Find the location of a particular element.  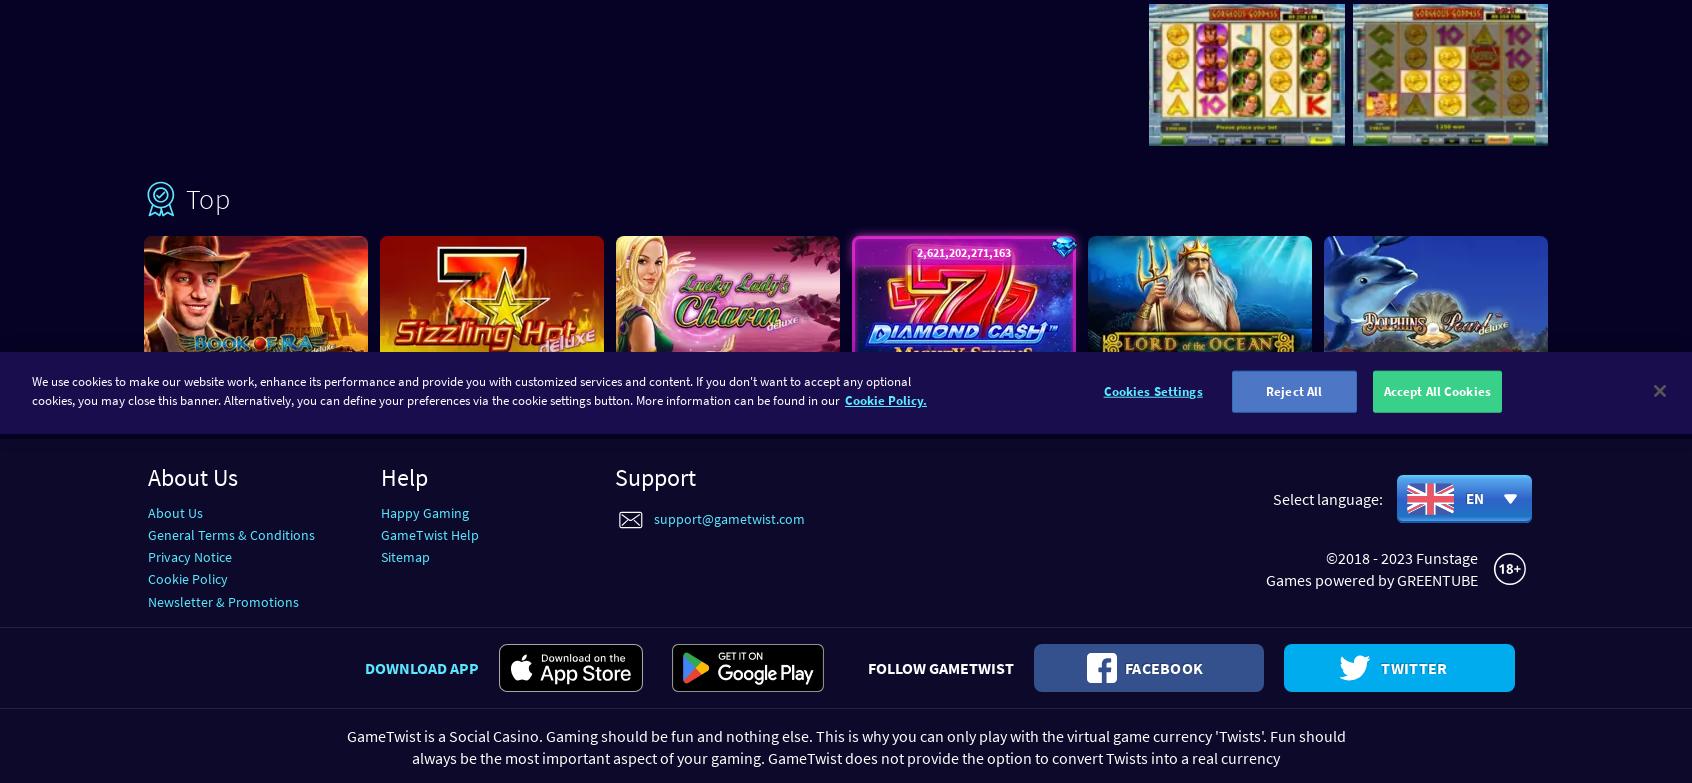

'Lucky Lady’s Charm™ deluxe' is located at coordinates (714, 376).